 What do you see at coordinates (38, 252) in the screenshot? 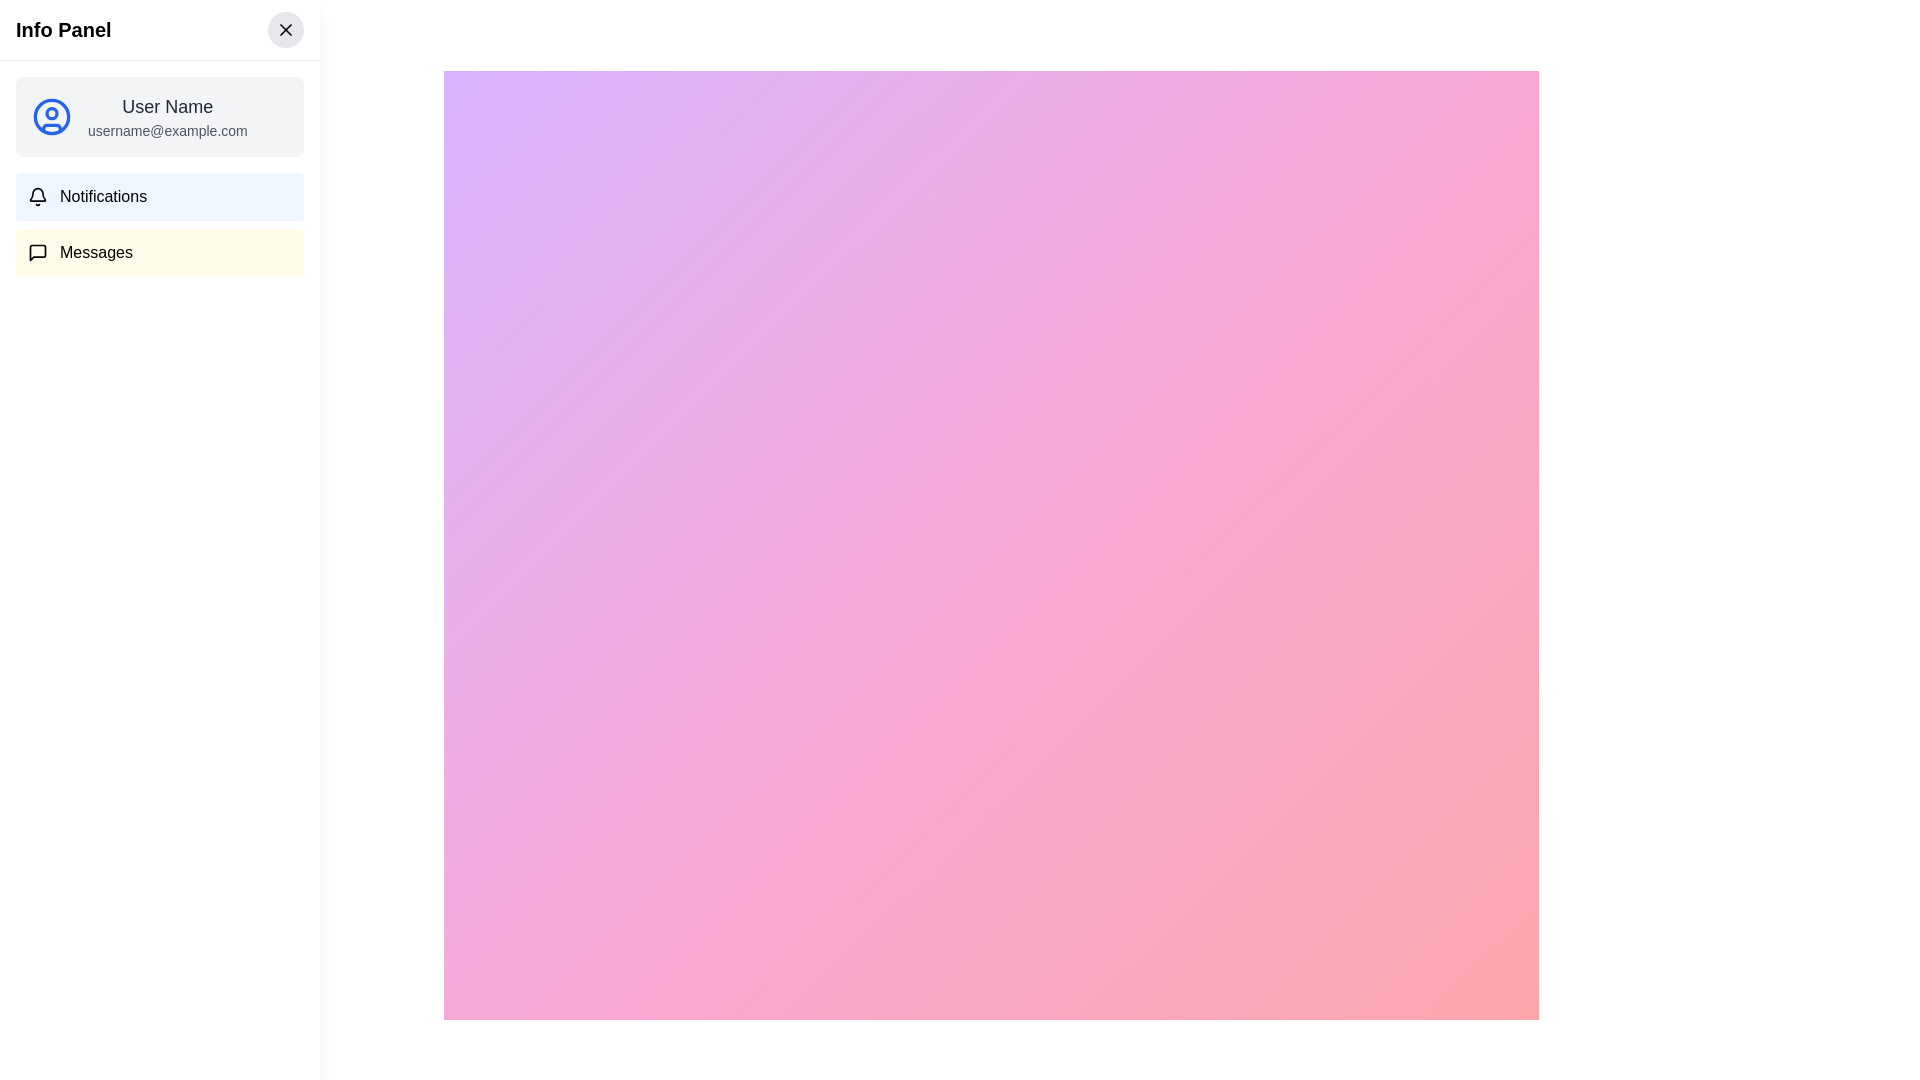
I see `the messages icon located on the left side of the 'Messages' menu item in the lower section of the vertical menu` at bounding box center [38, 252].